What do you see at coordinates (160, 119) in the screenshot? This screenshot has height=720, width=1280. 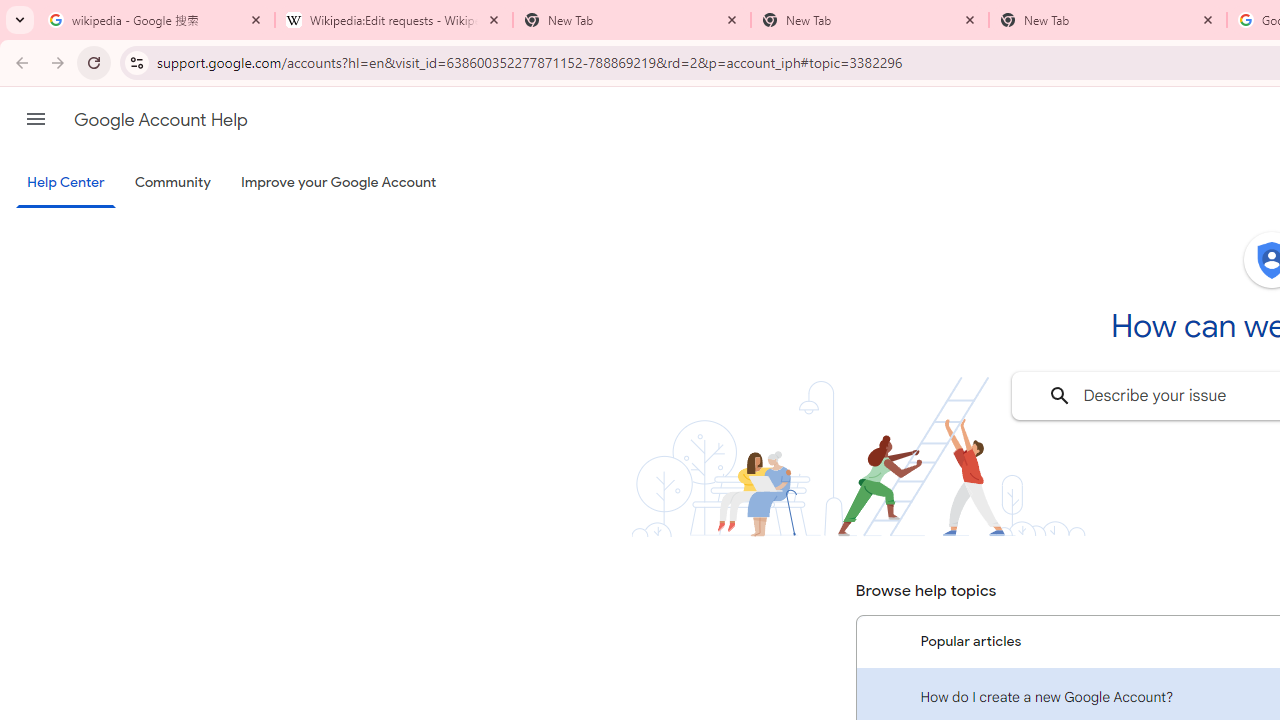 I see `'Google Account Help'` at bounding box center [160, 119].